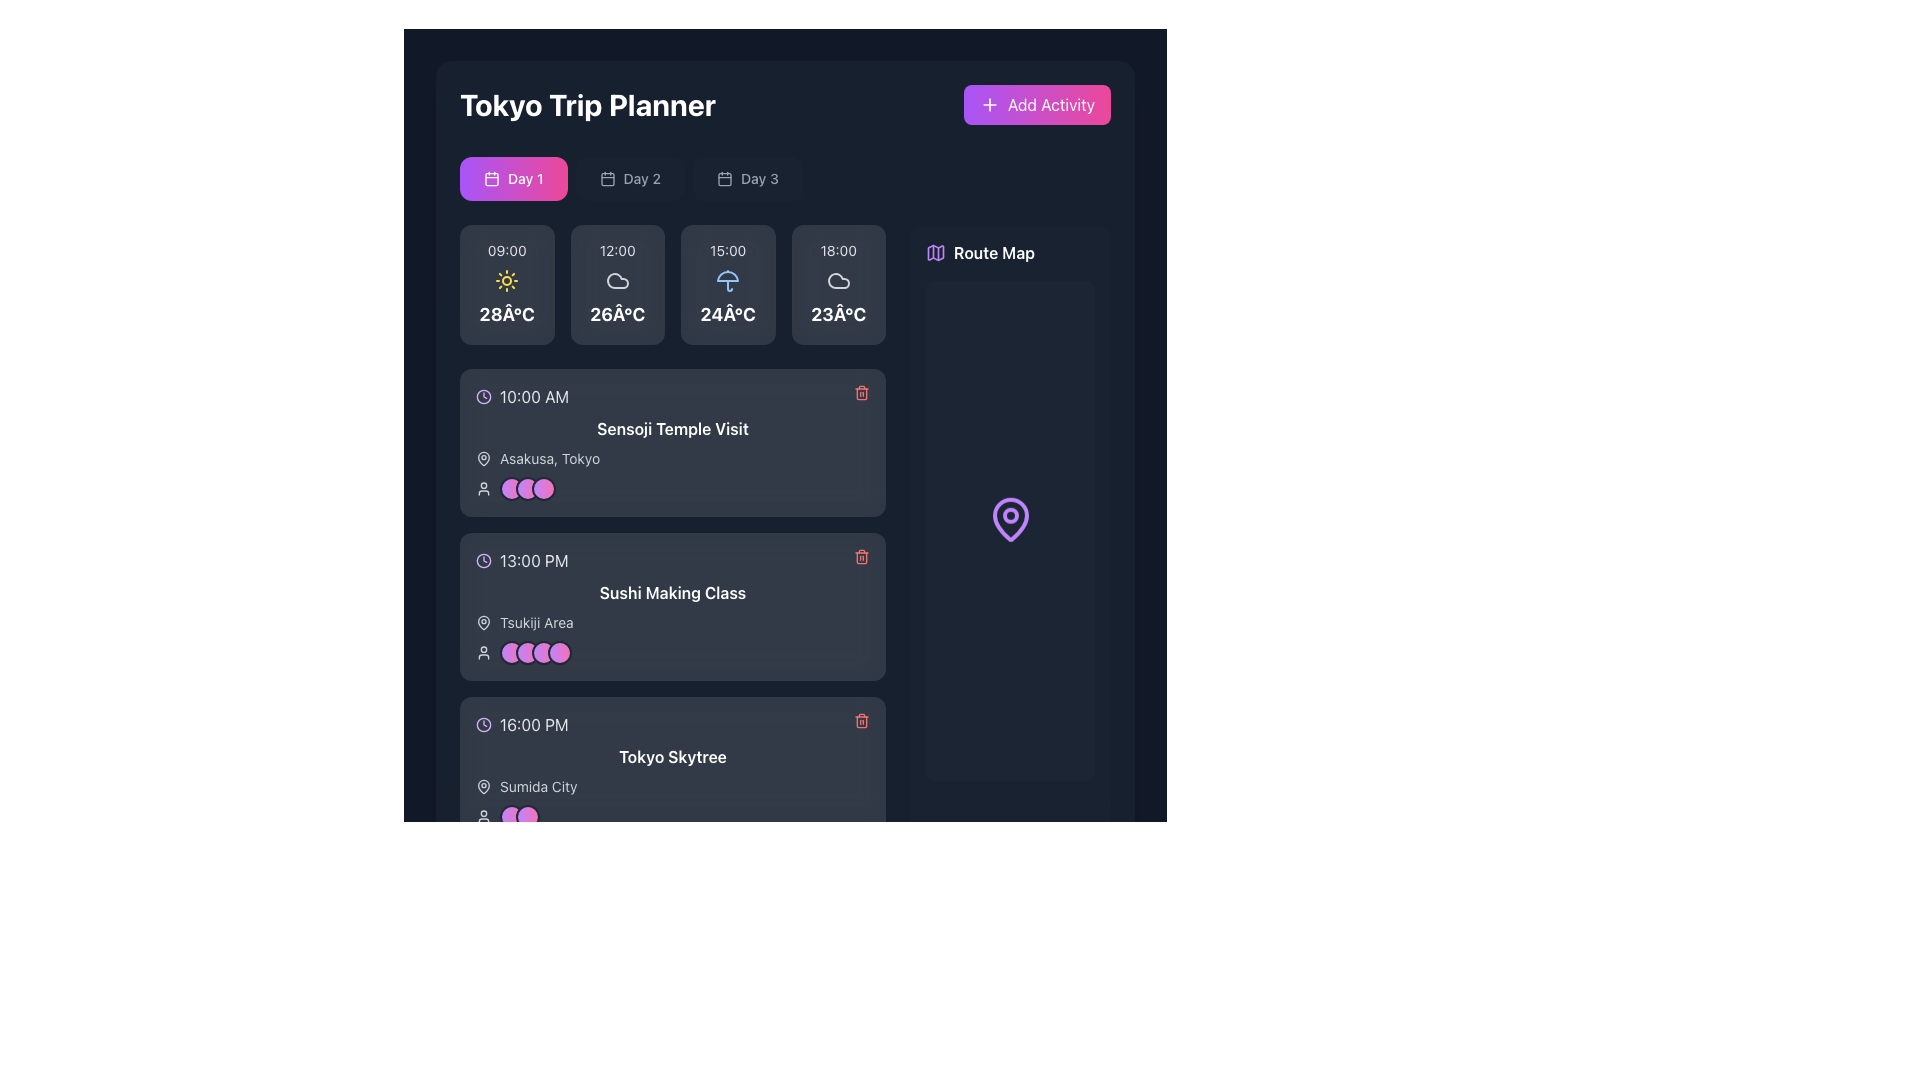 This screenshot has width=1920, height=1080. Describe the element at coordinates (672, 725) in the screenshot. I see `time displayed on the composite element showing '16:00 PM', located at the top of the third card in a vertical sequence, just above the card title 'Tokyo Skytree'` at that location.